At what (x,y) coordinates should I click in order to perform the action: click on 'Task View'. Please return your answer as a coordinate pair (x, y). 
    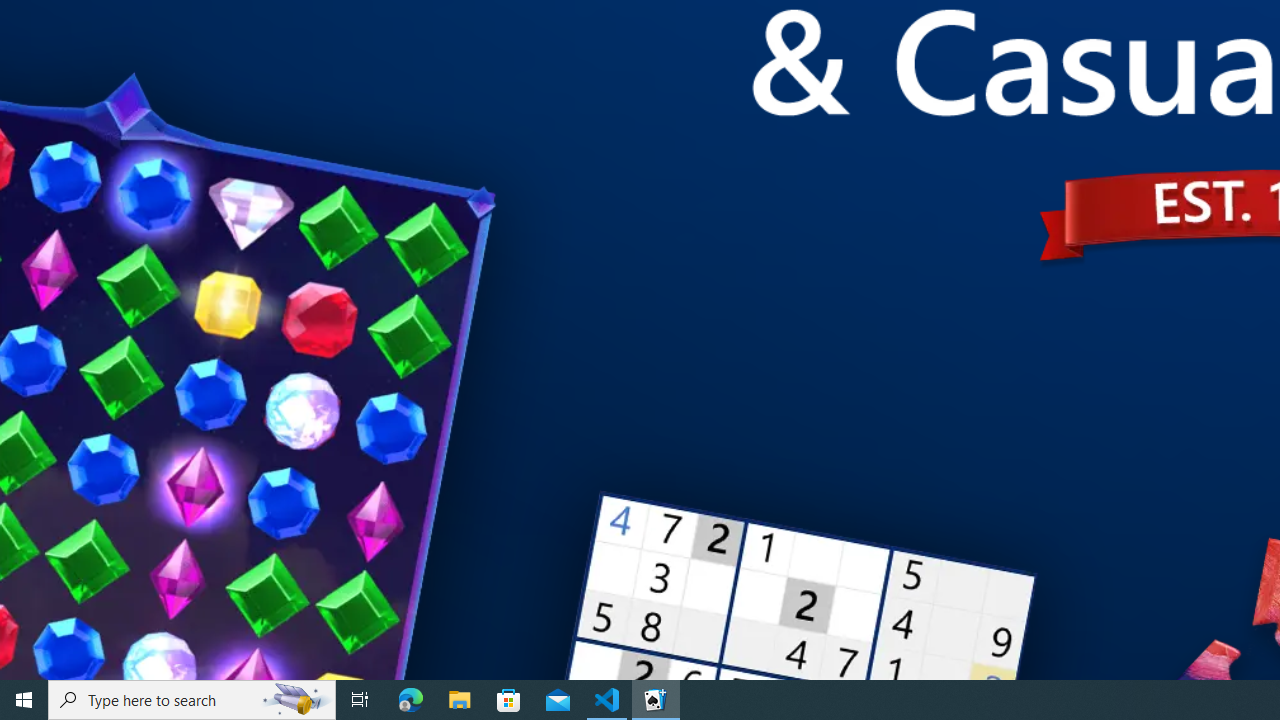
    Looking at the image, I should click on (359, 698).